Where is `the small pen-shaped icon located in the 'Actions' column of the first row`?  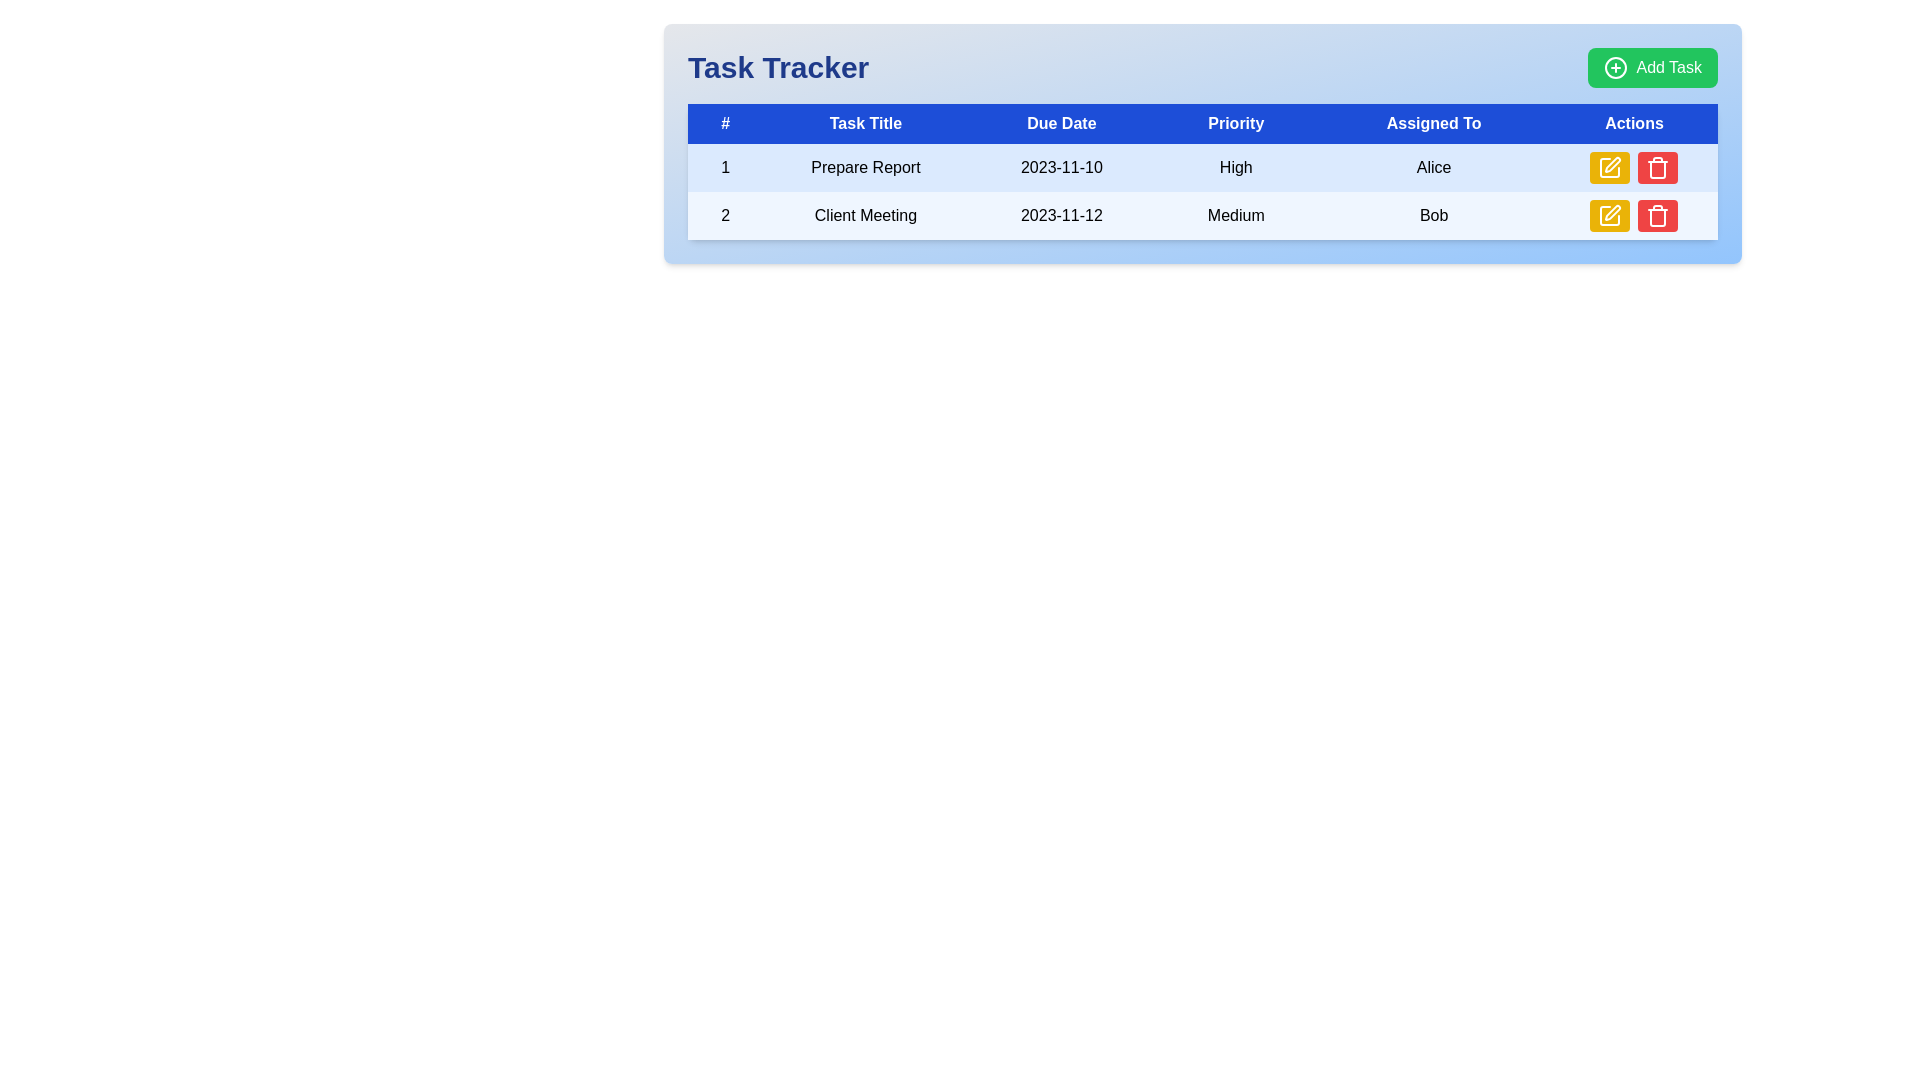
the small pen-shaped icon located in the 'Actions' column of the first row is located at coordinates (1613, 164).